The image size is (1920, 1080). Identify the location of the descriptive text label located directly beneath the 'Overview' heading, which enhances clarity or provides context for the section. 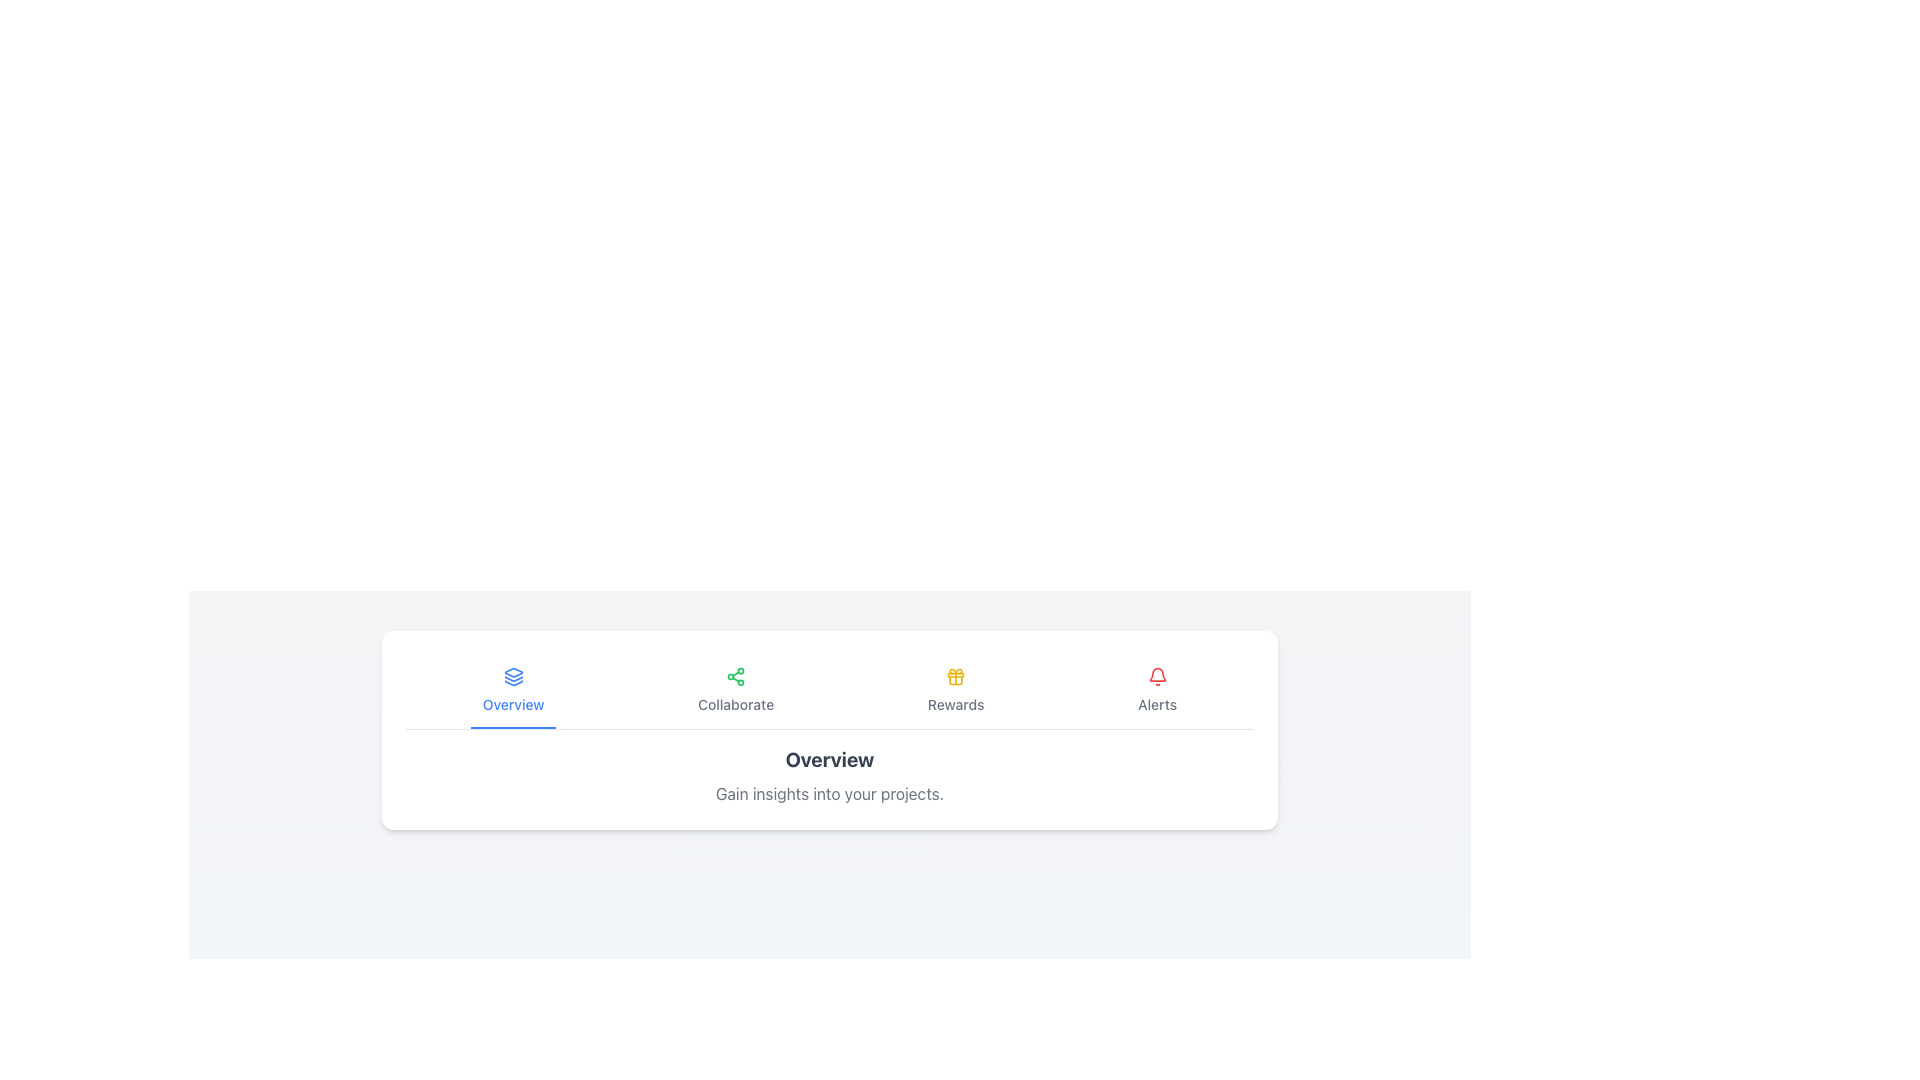
(830, 793).